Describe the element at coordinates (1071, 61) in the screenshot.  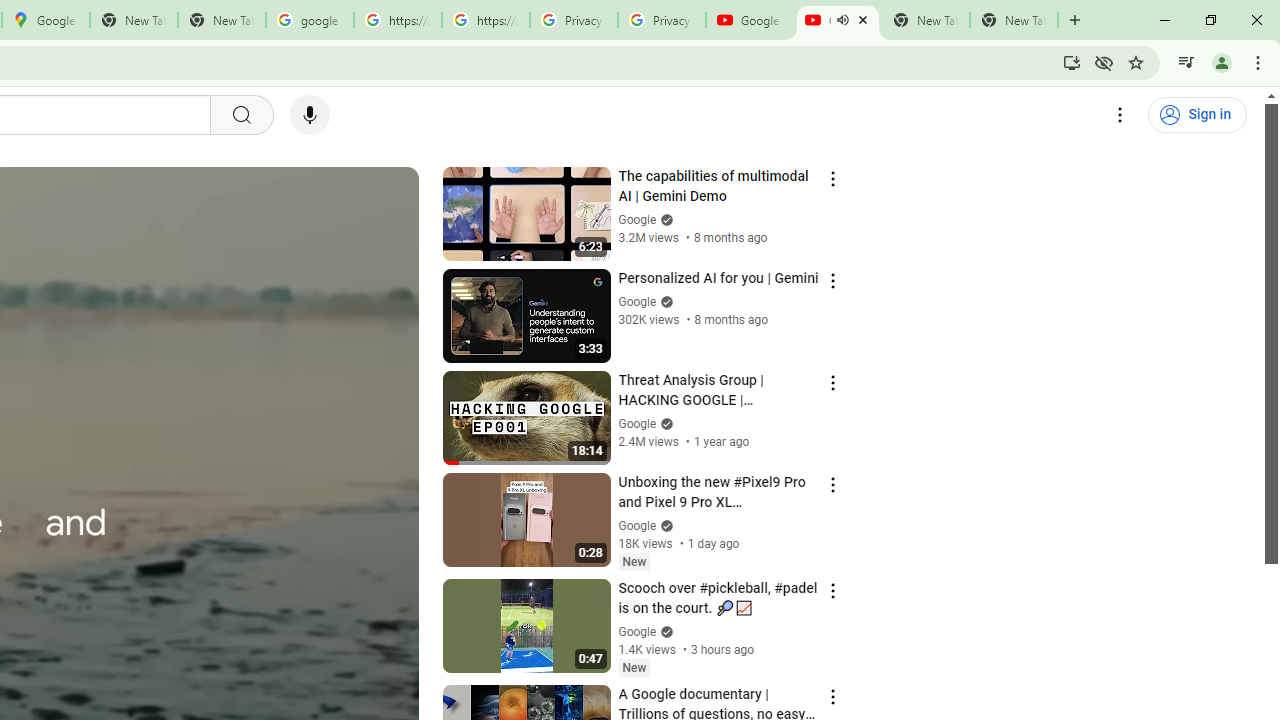
I see `'Install YouTube'` at that location.